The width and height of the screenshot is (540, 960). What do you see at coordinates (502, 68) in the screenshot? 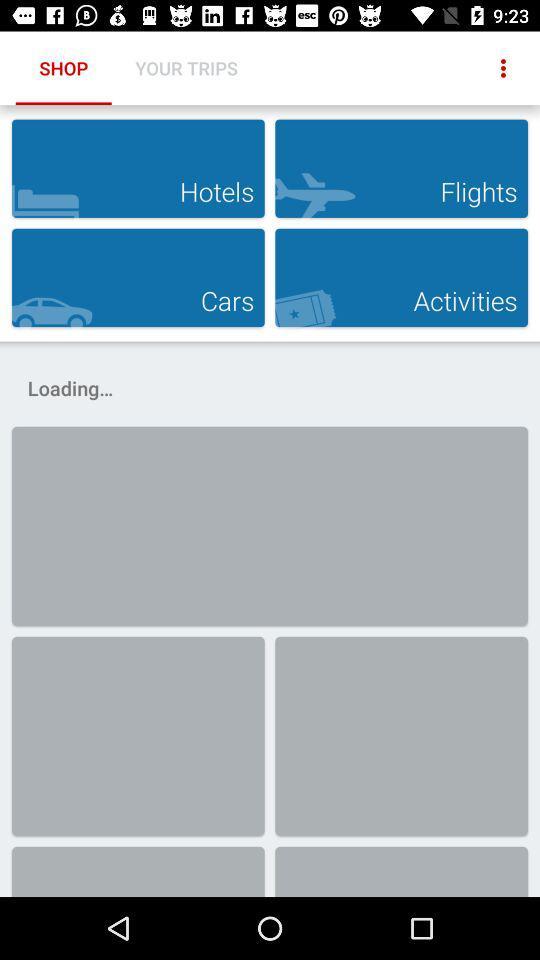
I see `item next to your trips` at bounding box center [502, 68].